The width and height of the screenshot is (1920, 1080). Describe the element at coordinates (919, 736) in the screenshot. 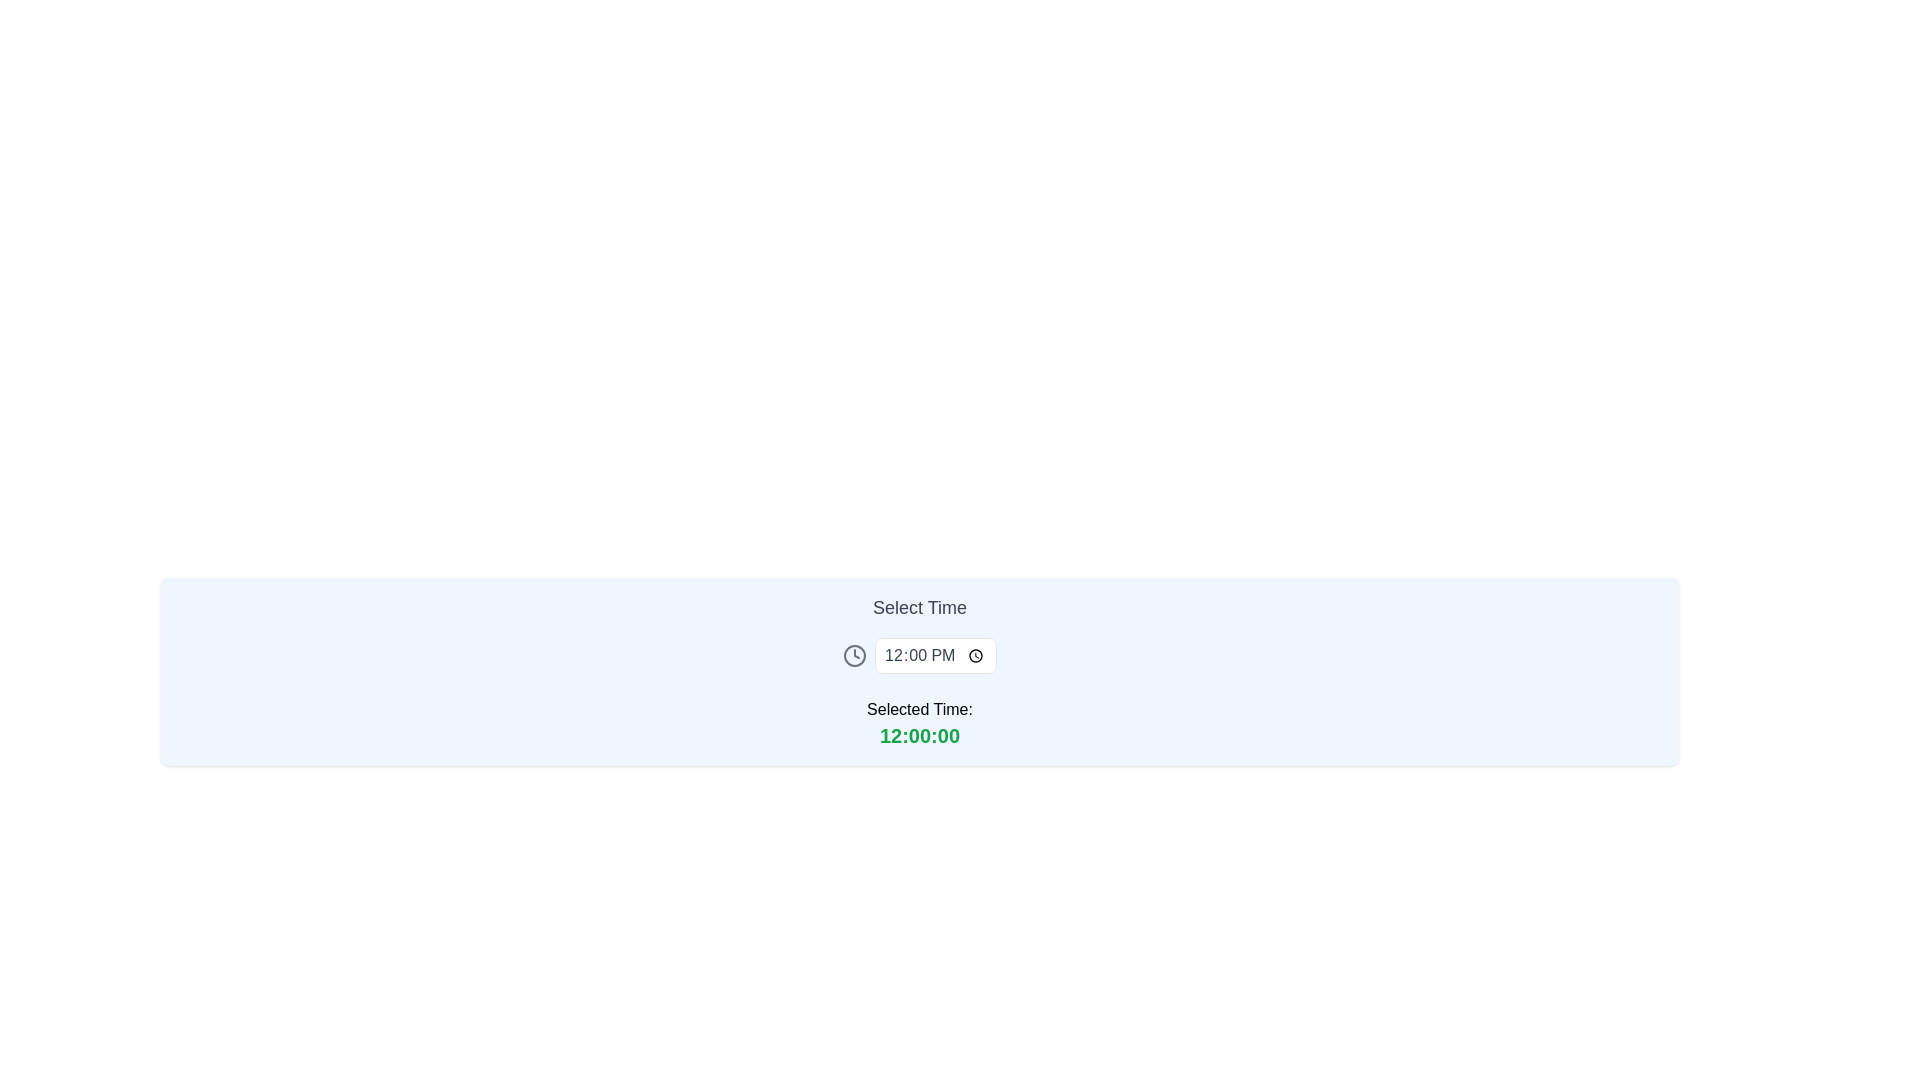

I see `the green, bold, large-sized text label that reads '12:00:00', located at the bottom center of the 'Selected Time:' section` at that location.